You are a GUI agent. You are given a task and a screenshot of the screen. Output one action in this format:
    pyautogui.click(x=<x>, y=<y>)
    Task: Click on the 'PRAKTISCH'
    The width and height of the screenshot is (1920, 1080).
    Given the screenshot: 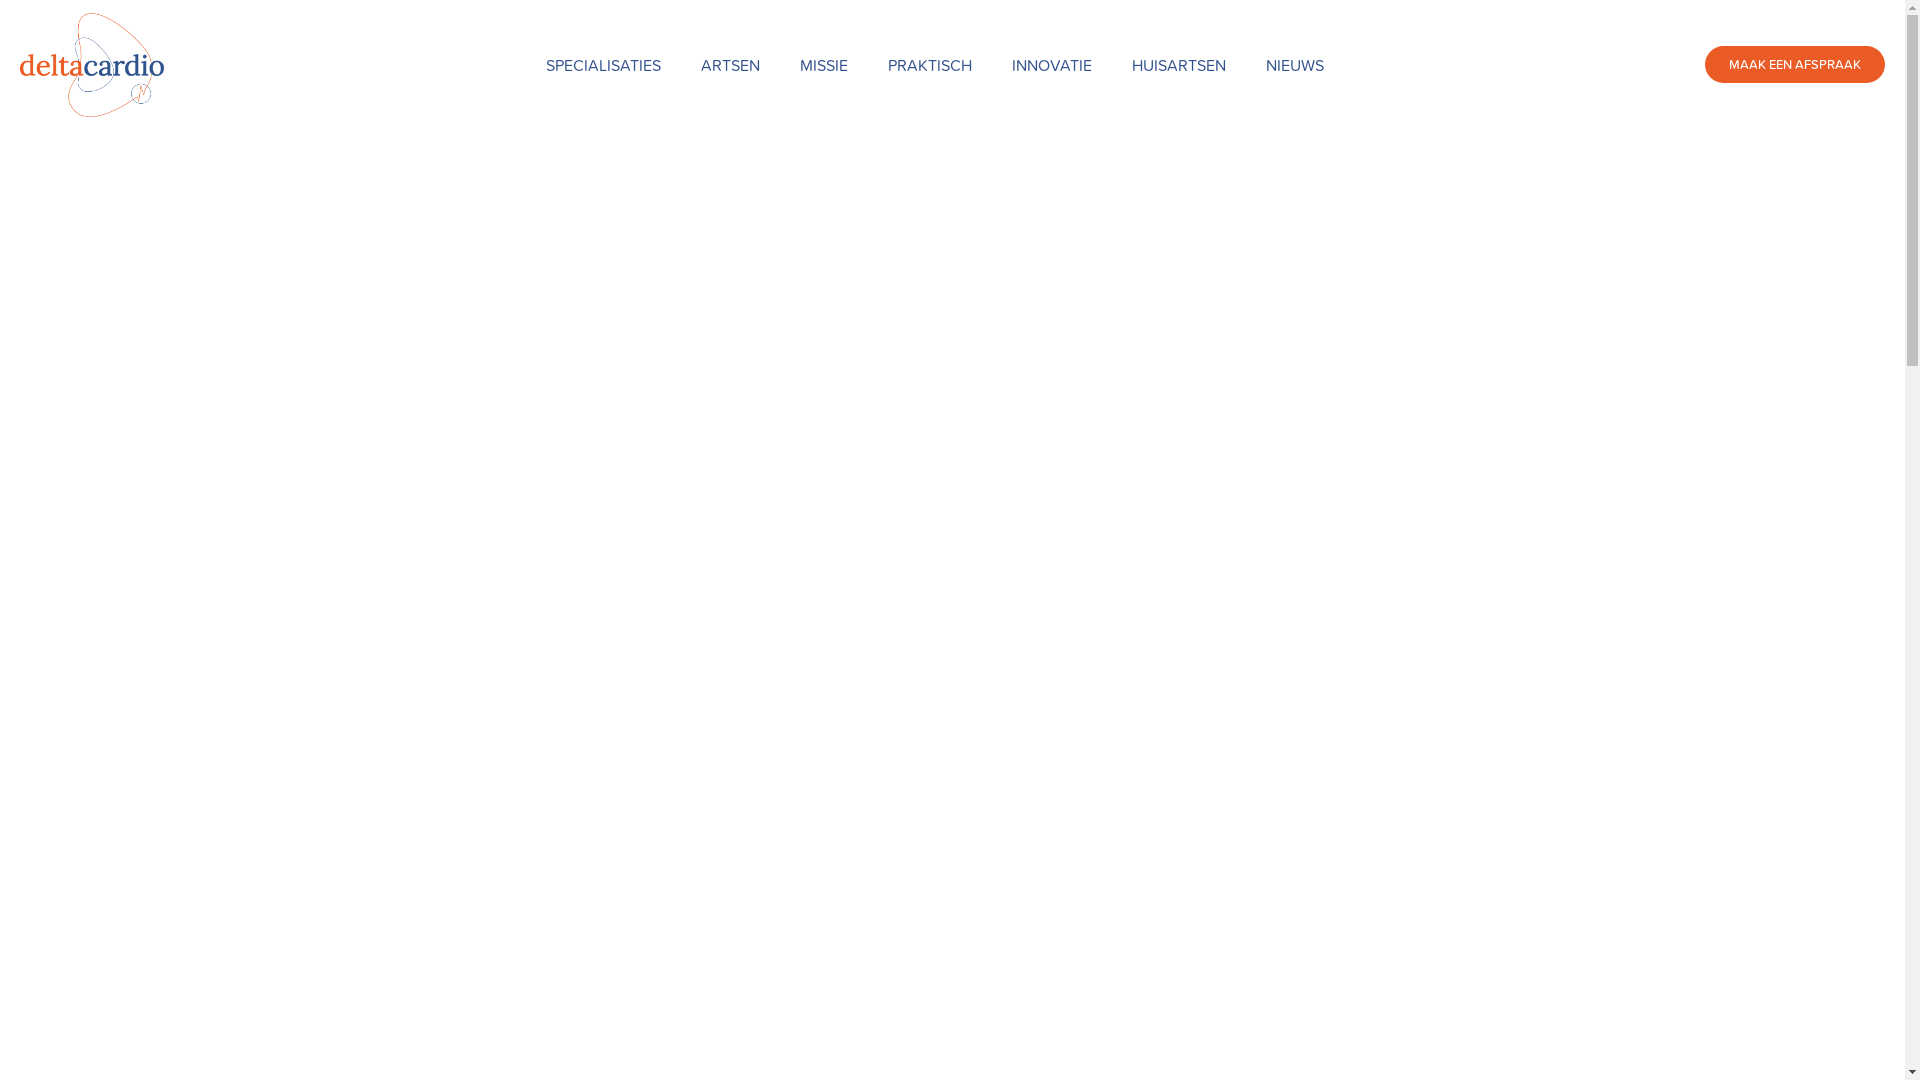 What is the action you would take?
    pyautogui.click(x=929, y=64)
    